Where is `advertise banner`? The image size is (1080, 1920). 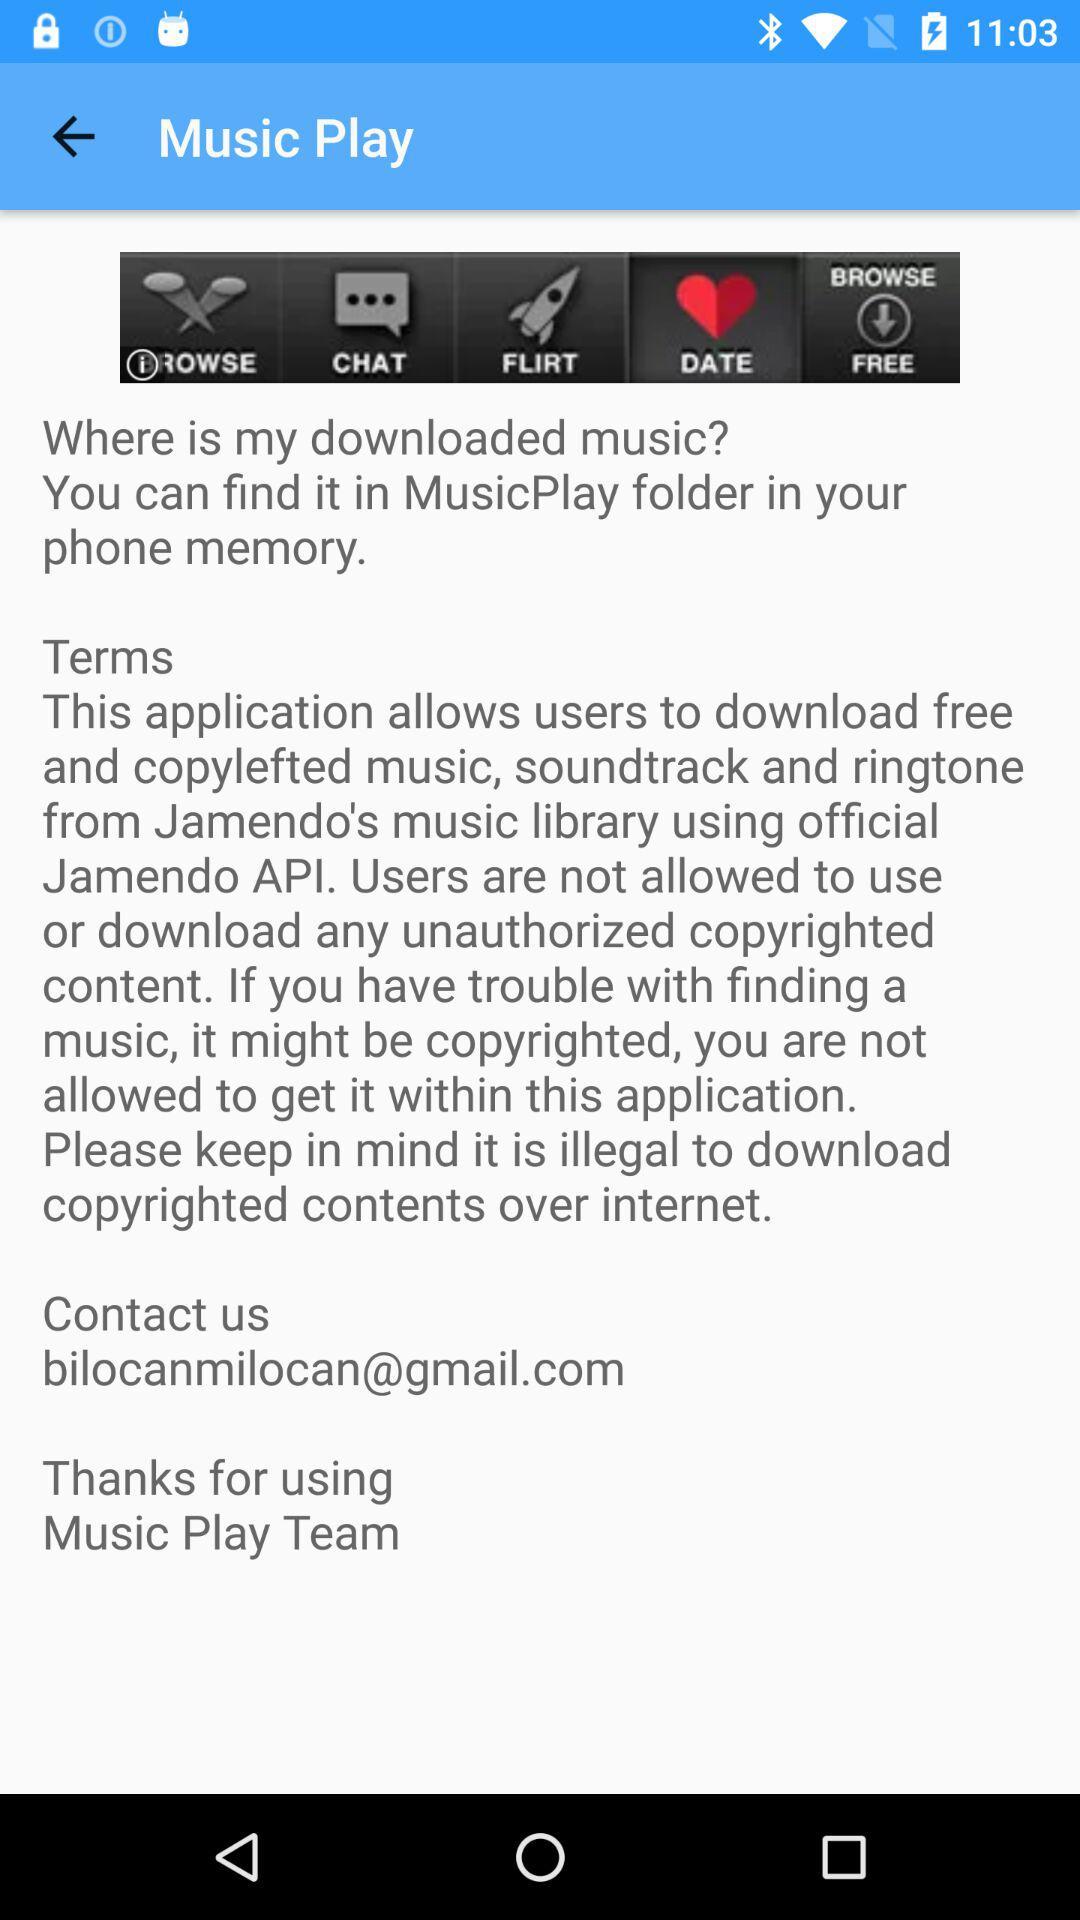
advertise banner is located at coordinates (540, 316).